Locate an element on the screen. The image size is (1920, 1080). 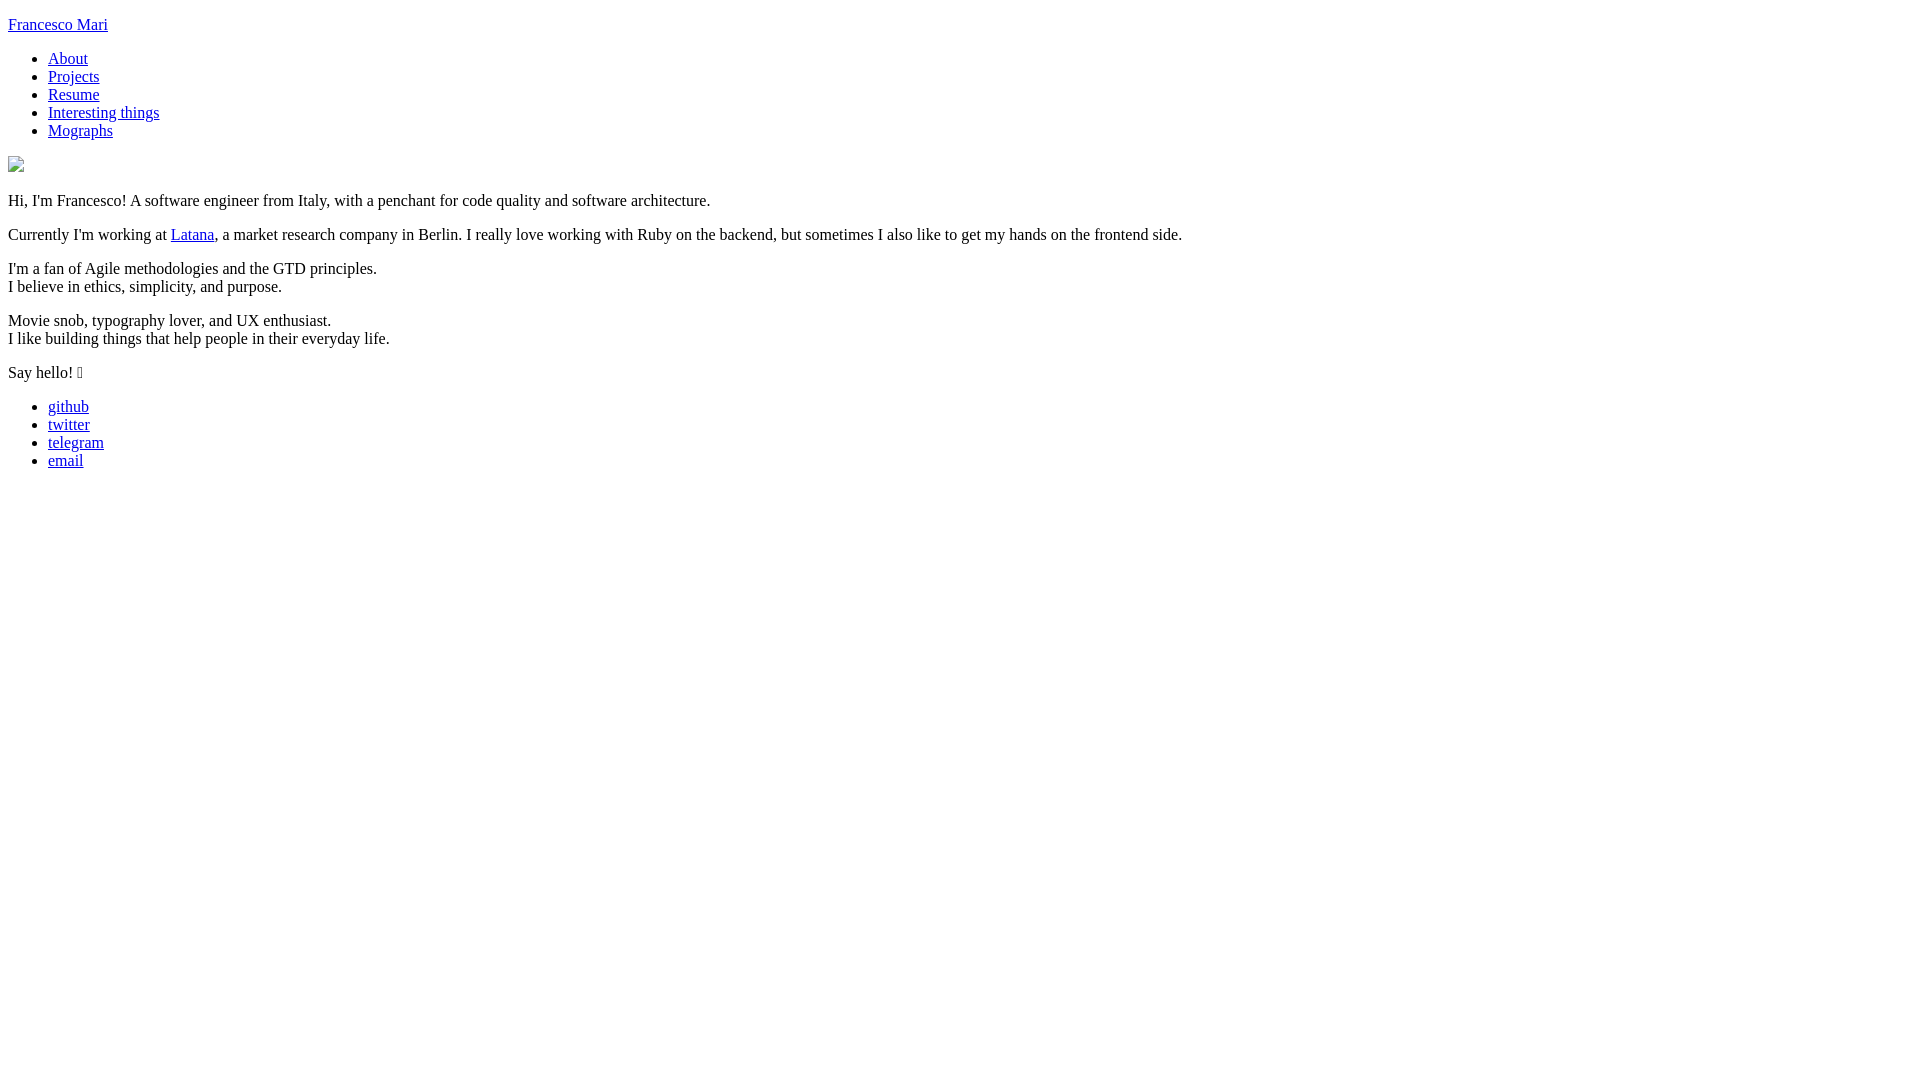
'email' is located at coordinates (66, 460).